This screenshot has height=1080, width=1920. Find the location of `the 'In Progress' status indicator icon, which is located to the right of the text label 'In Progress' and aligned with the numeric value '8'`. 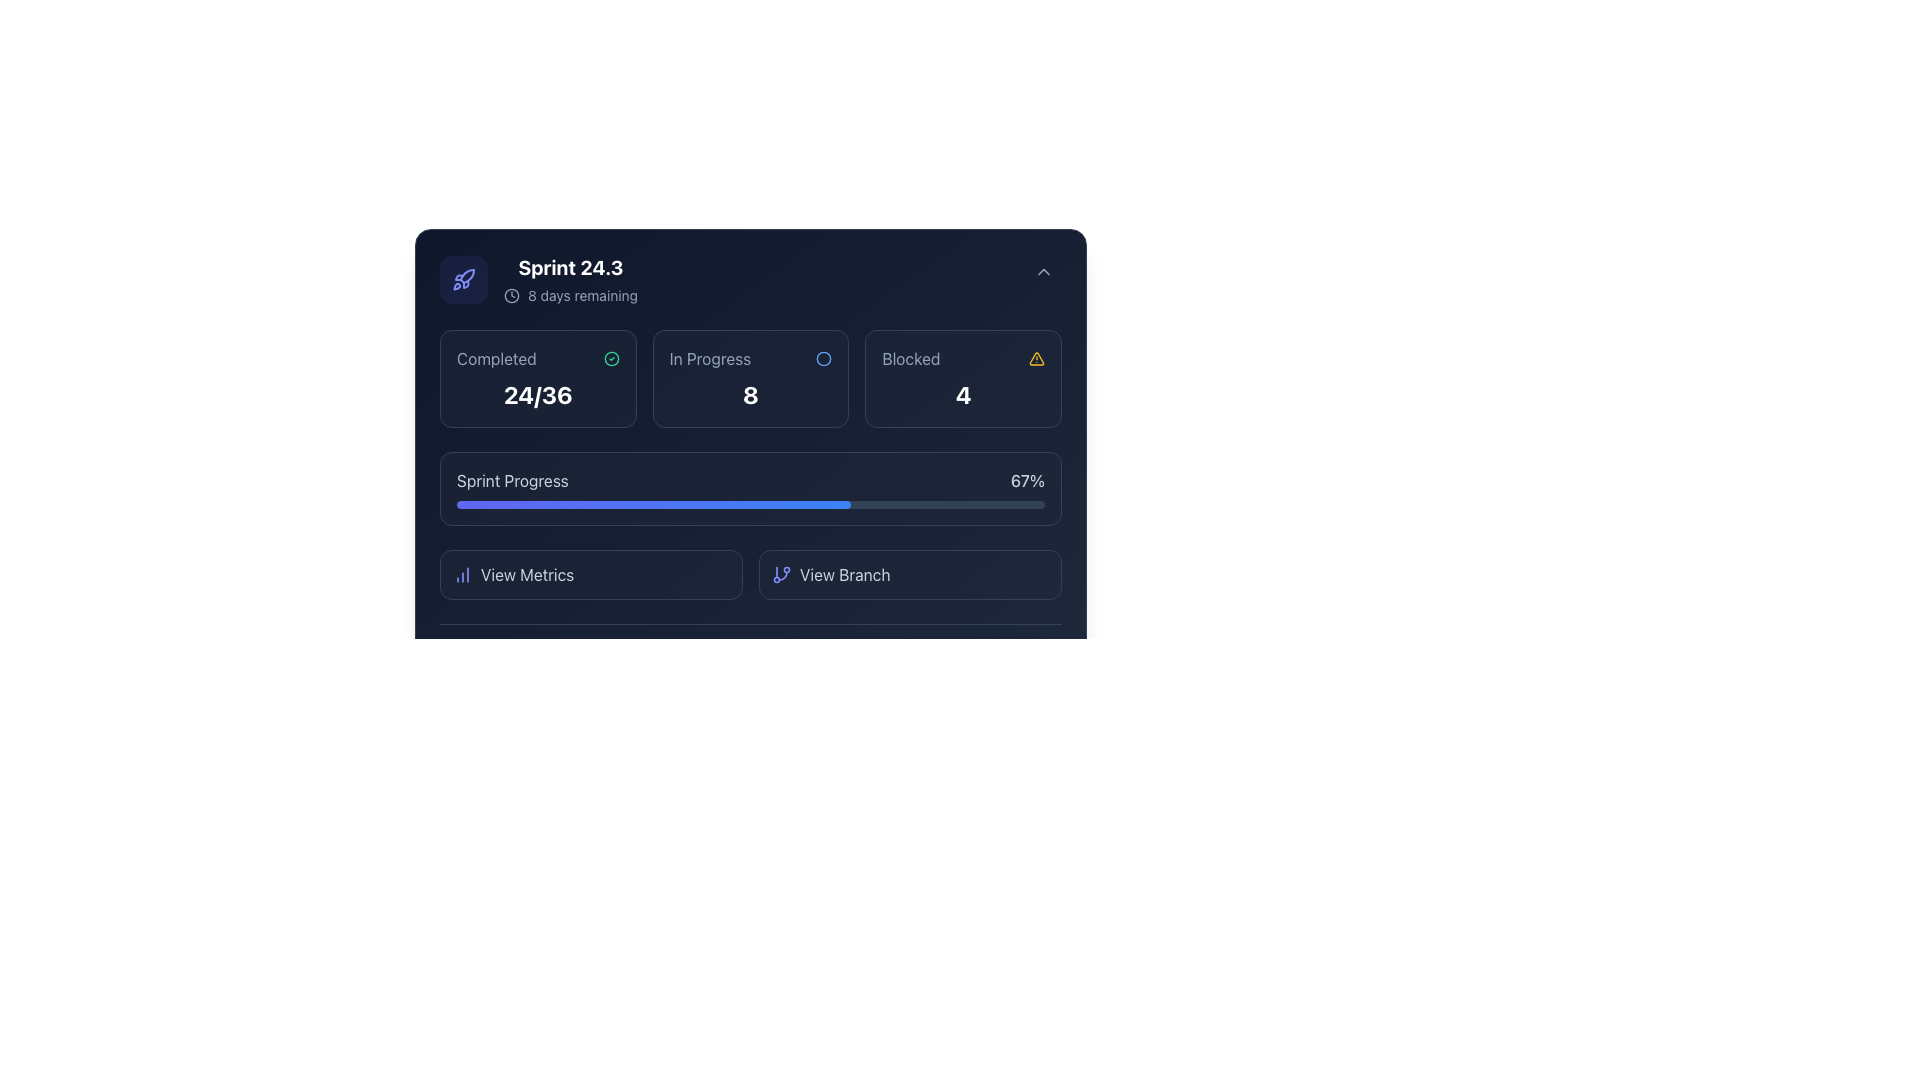

the 'In Progress' status indicator icon, which is located to the right of the text label 'In Progress' and aligned with the numeric value '8' is located at coordinates (824, 357).